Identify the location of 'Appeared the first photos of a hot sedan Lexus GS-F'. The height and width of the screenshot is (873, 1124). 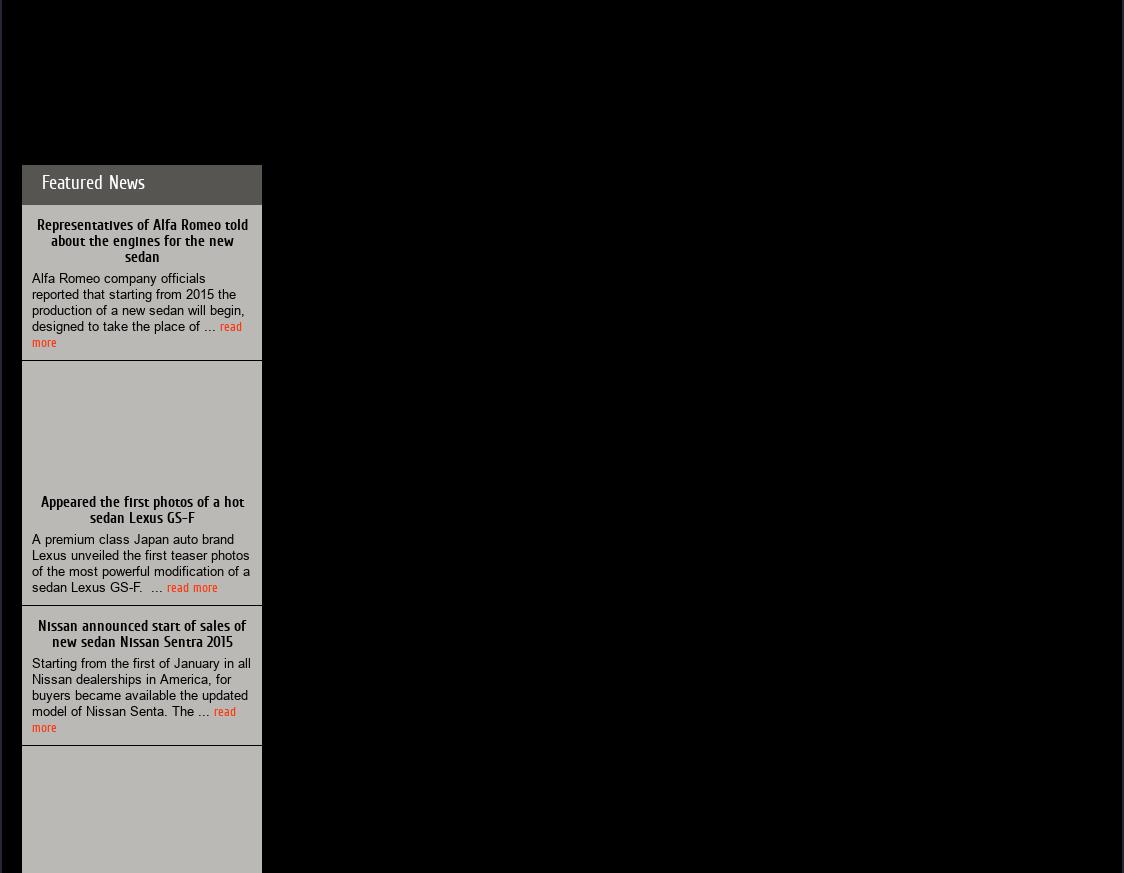
(140, 510).